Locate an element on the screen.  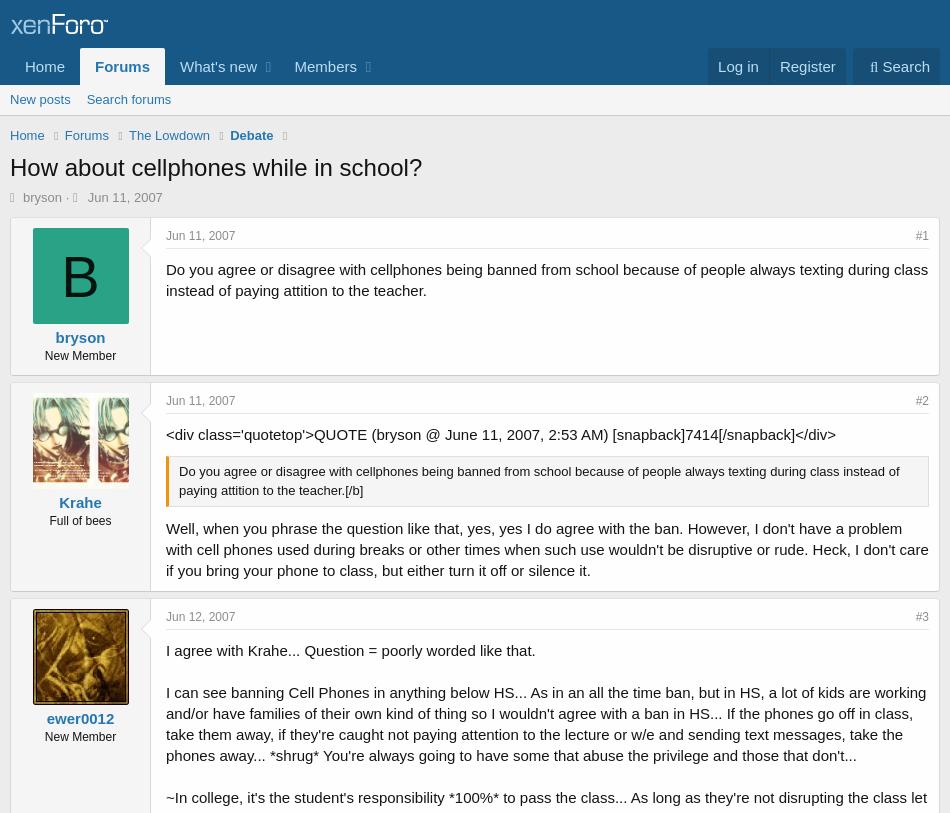
'#1' is located at coordinates (920, 235).